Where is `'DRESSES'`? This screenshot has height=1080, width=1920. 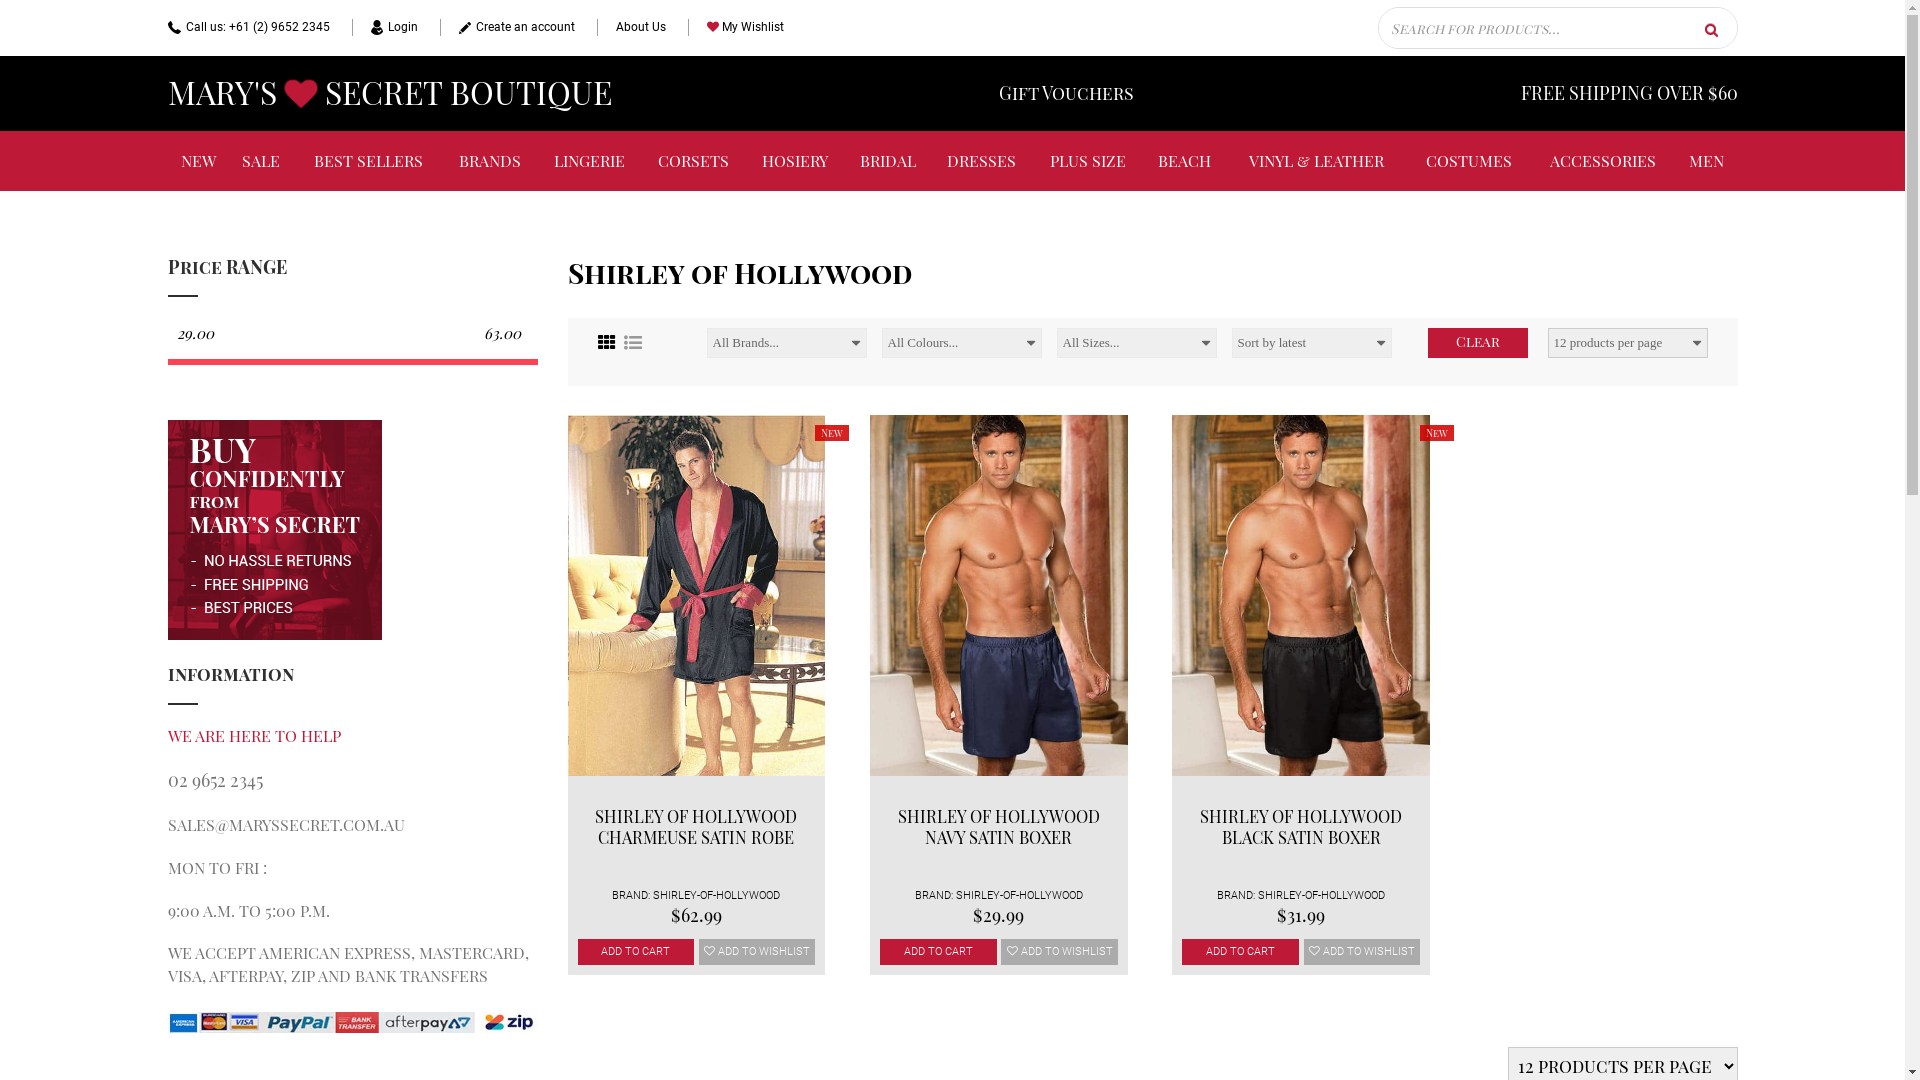
'DRESSES' is located at coordinates (982, 160).